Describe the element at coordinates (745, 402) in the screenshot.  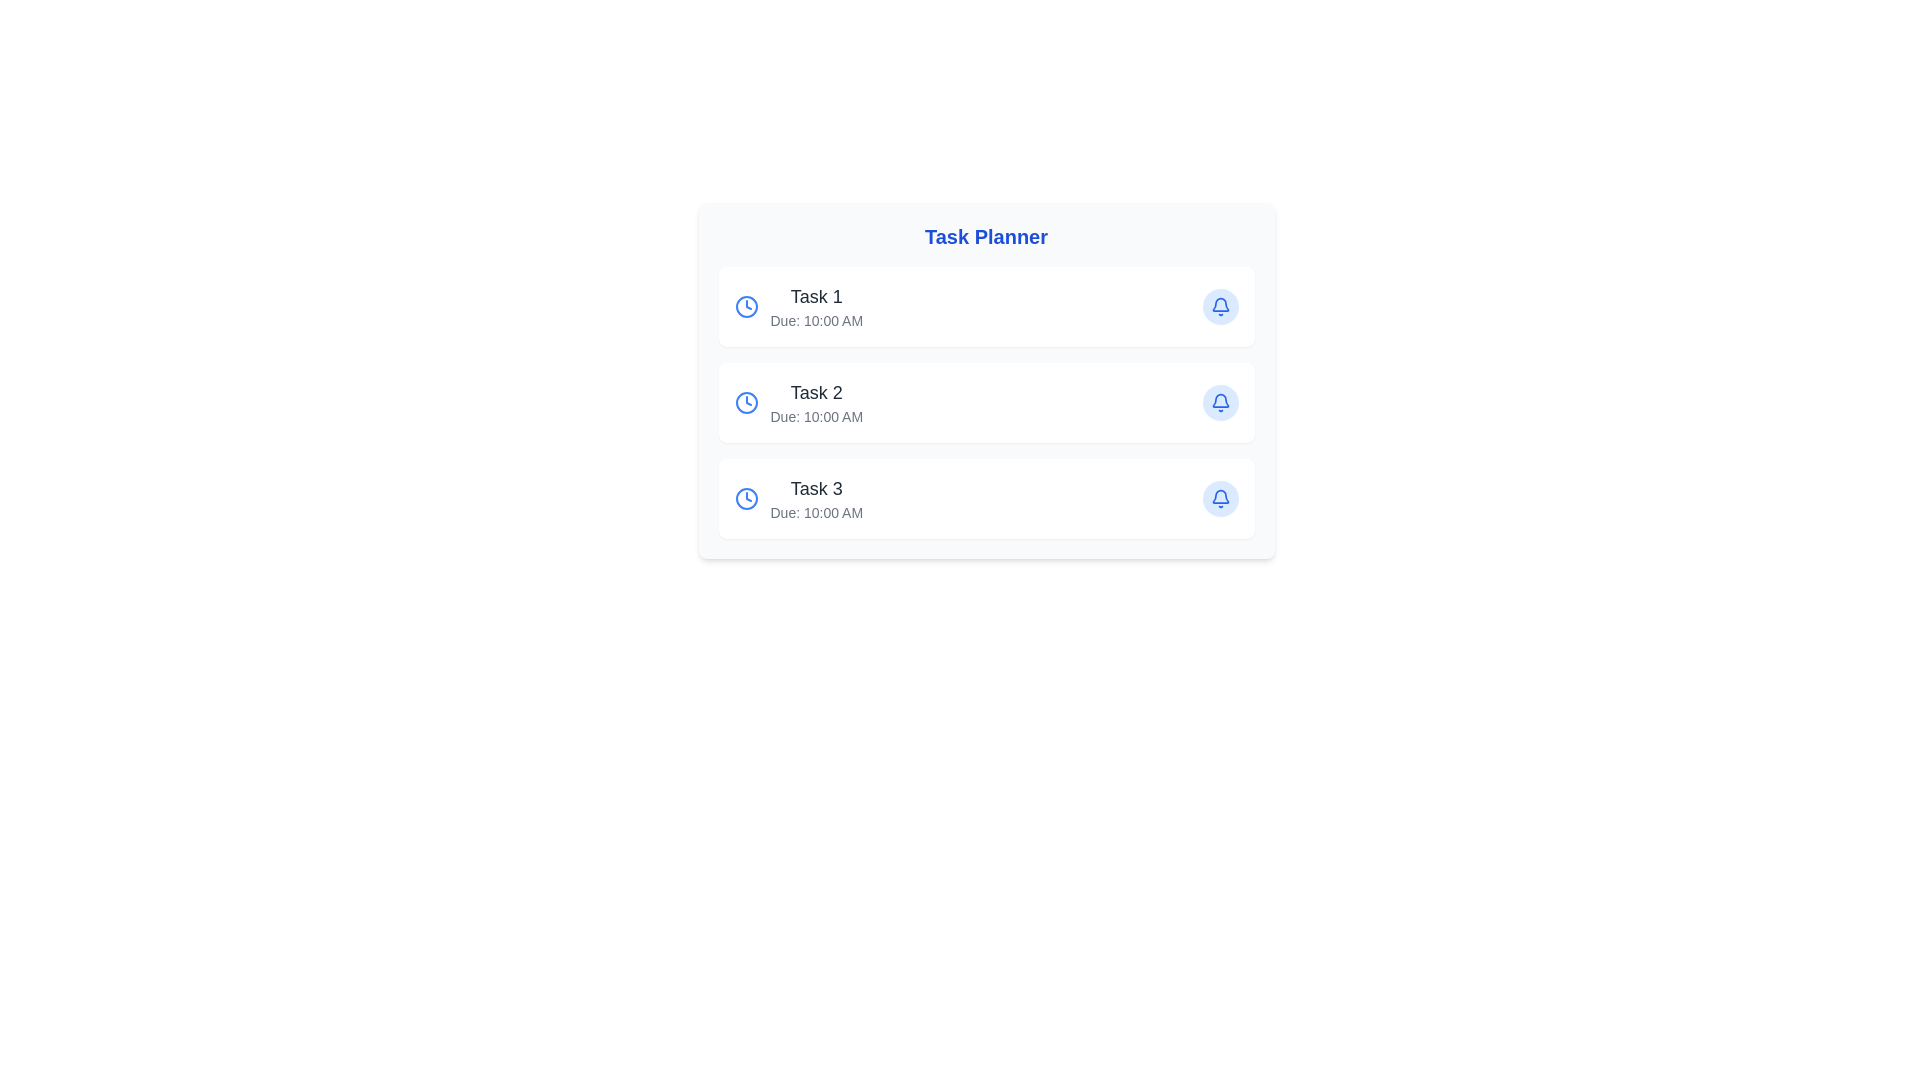
I see `the time-related icon that indicates the due time of 'Due: 10:00 AM', located to the left of the task description 'Task 2'` at that location.